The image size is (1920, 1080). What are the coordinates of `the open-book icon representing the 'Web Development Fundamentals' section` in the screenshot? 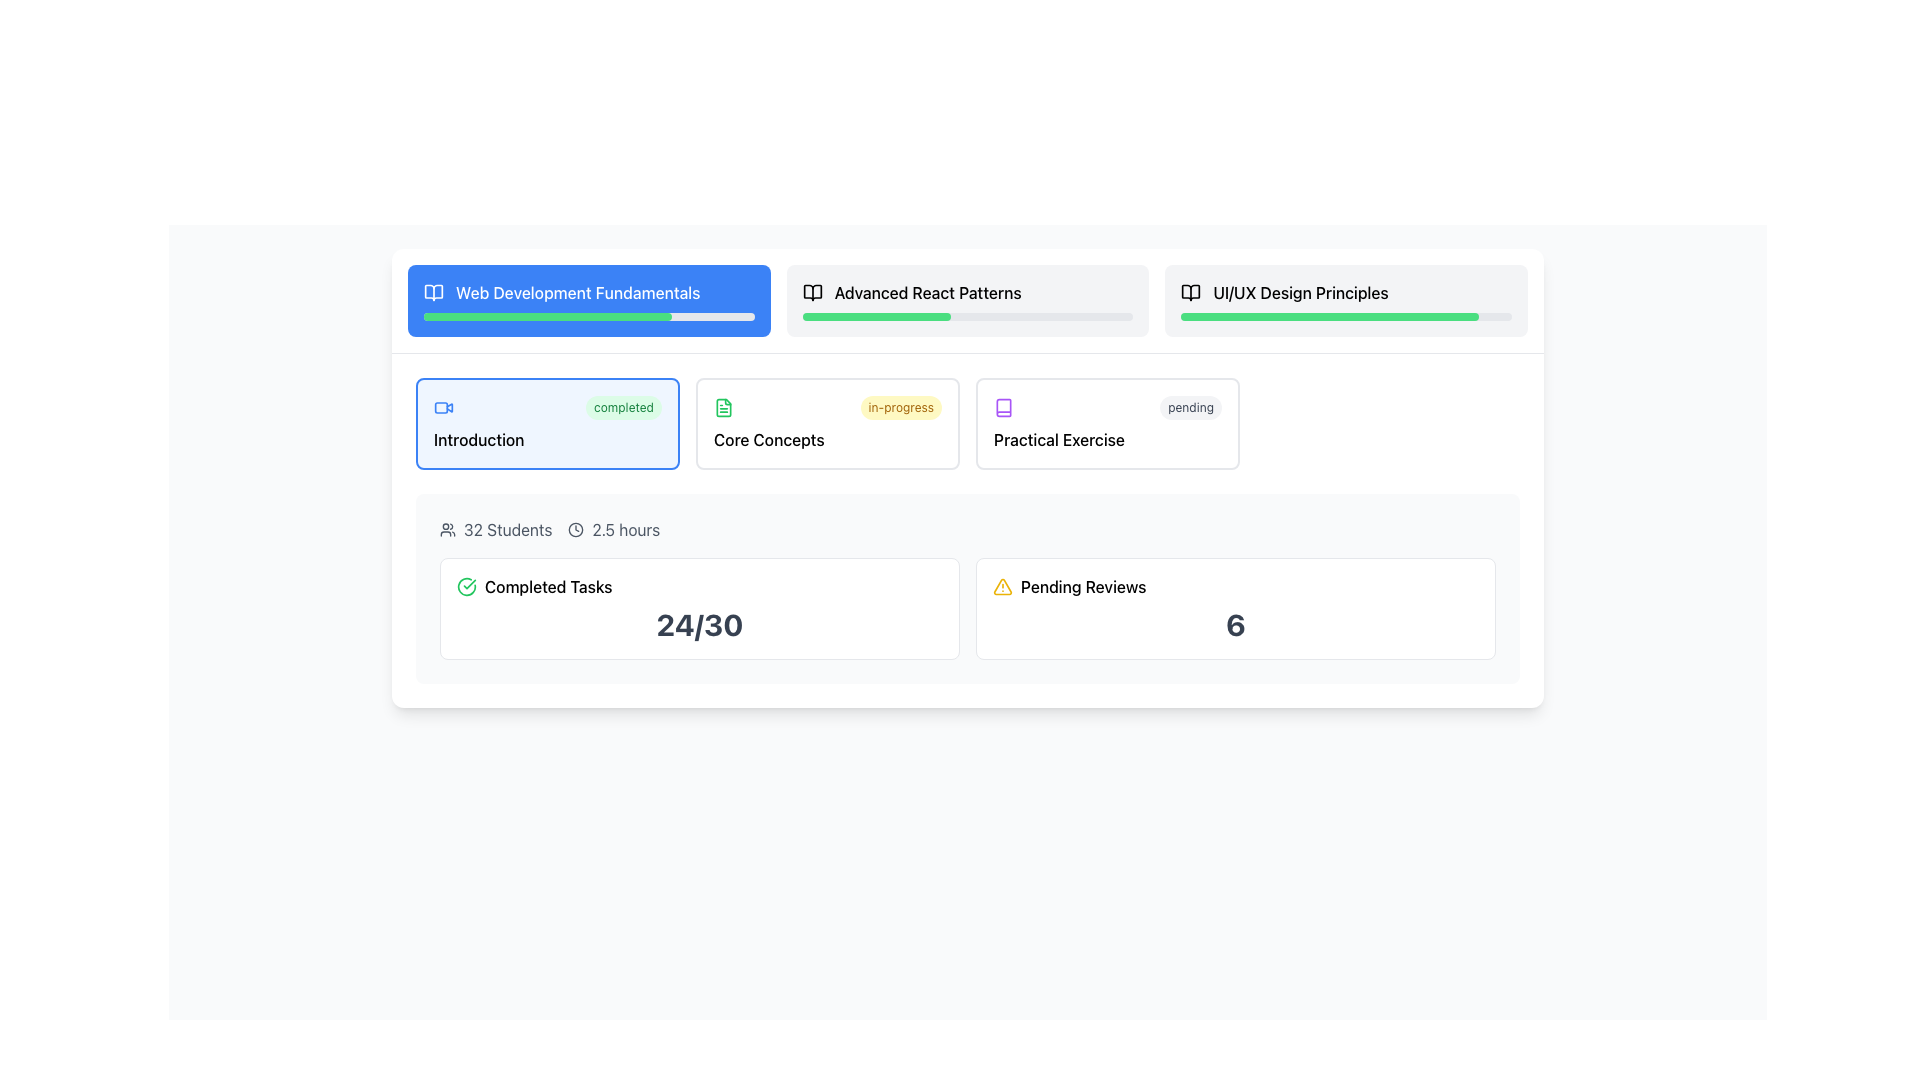 It's located at (432, 293).